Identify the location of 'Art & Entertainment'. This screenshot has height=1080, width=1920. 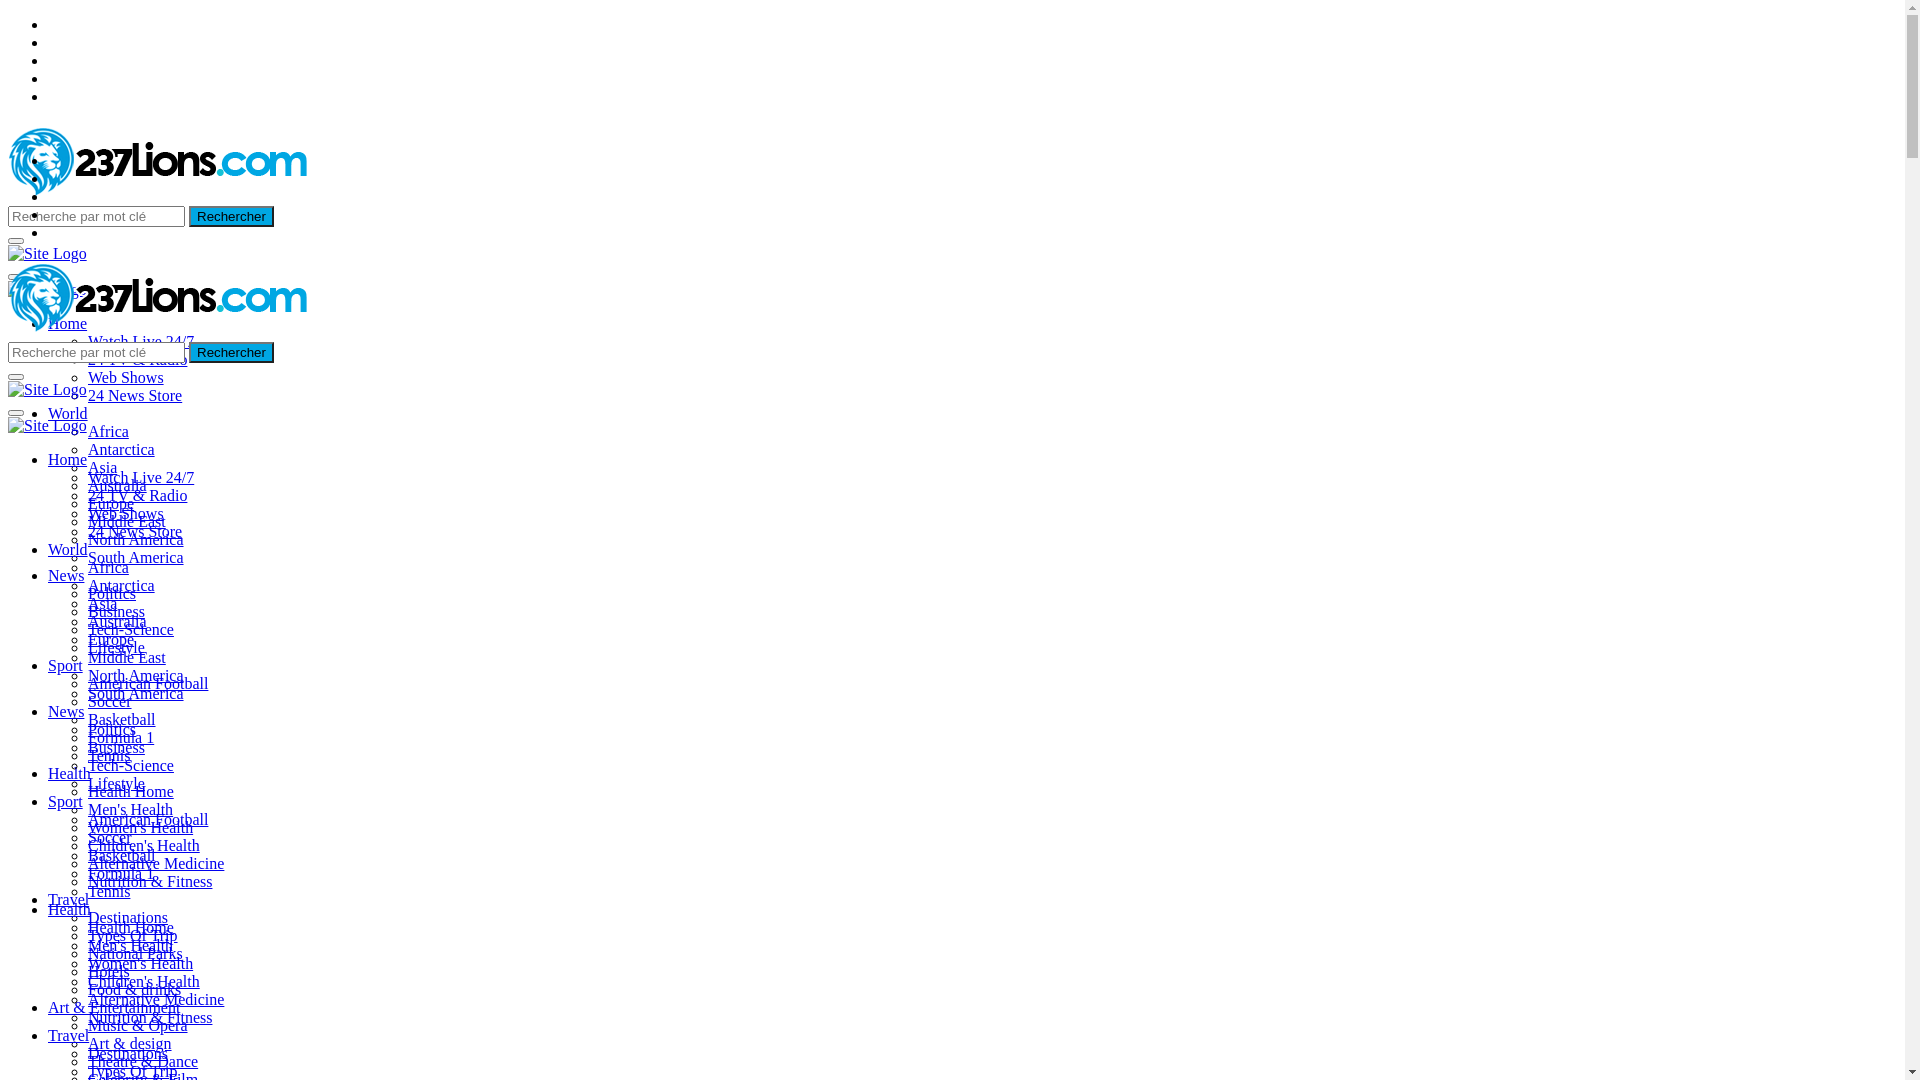
(113, 1007).